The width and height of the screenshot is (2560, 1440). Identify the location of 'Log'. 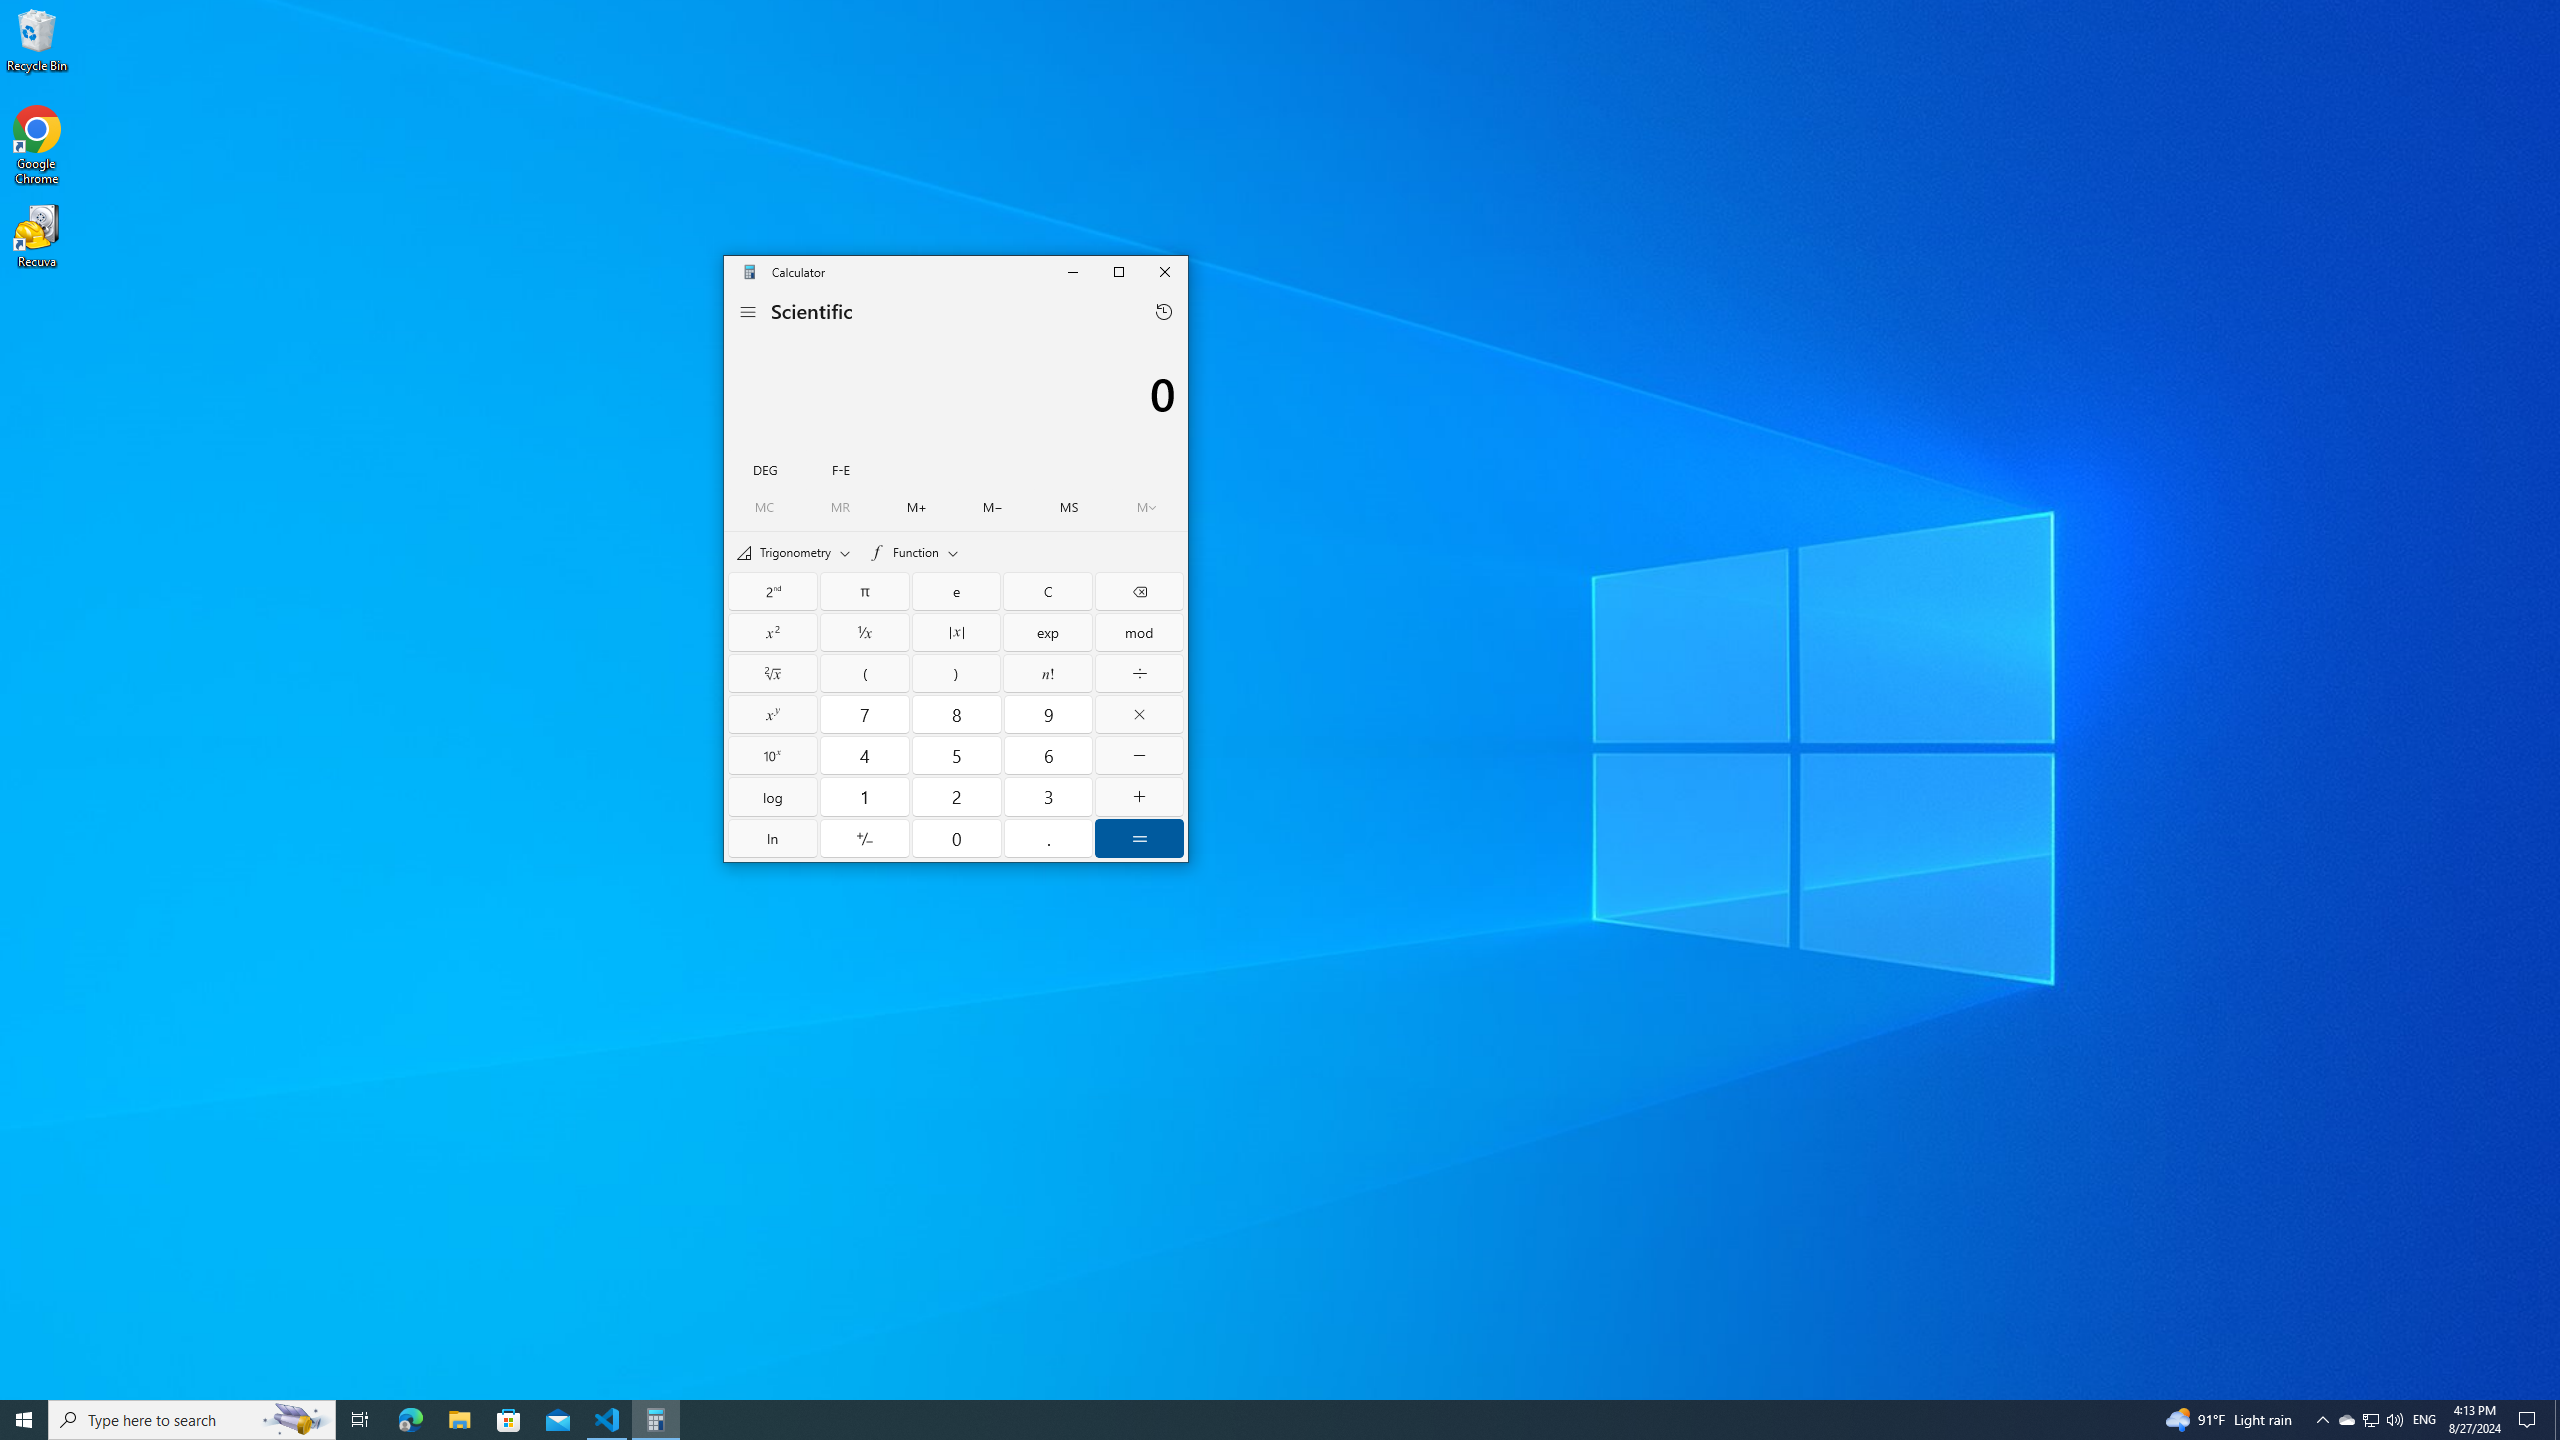
(773, 796).